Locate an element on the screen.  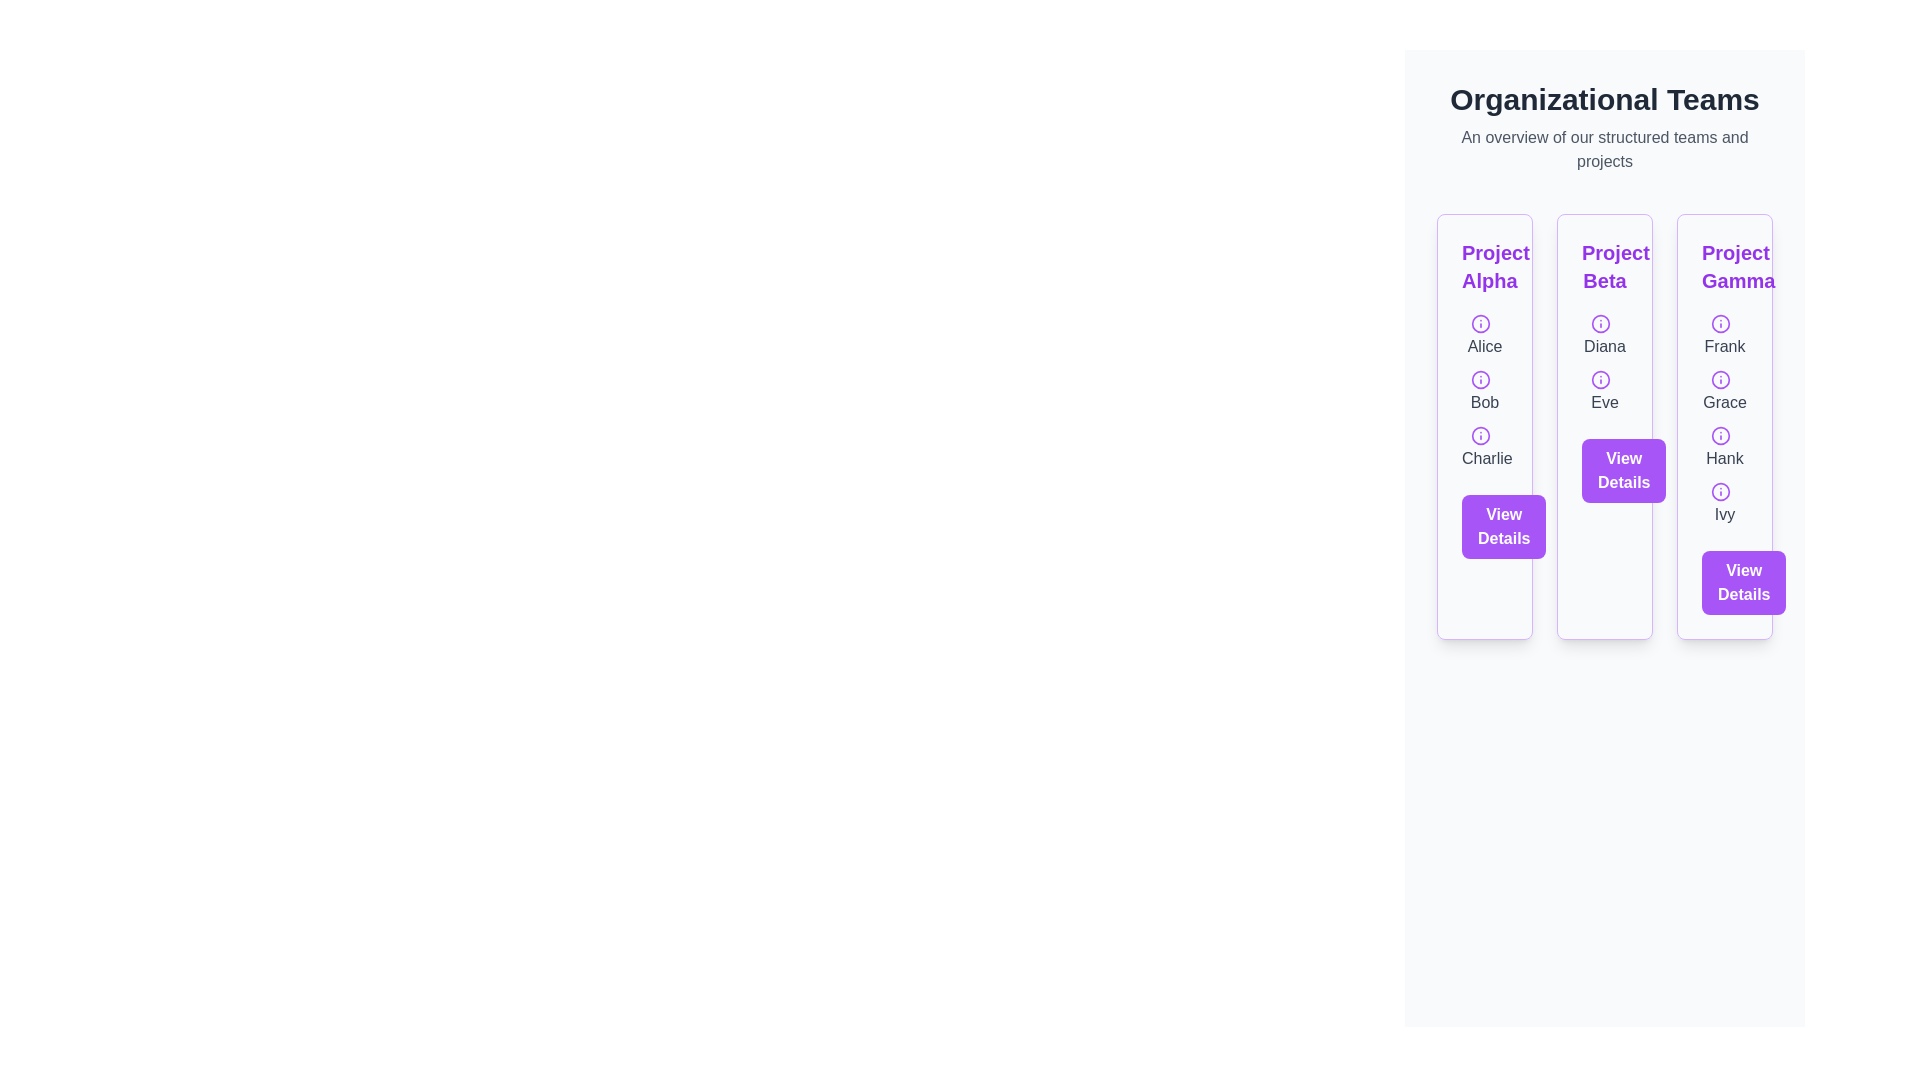
the 'View Details' button, which is a rectangular button with rounded corners and a vibrant purple background located at the bottom of the card labeled 'Project Alpha' is located at coordinates (1504, 526).